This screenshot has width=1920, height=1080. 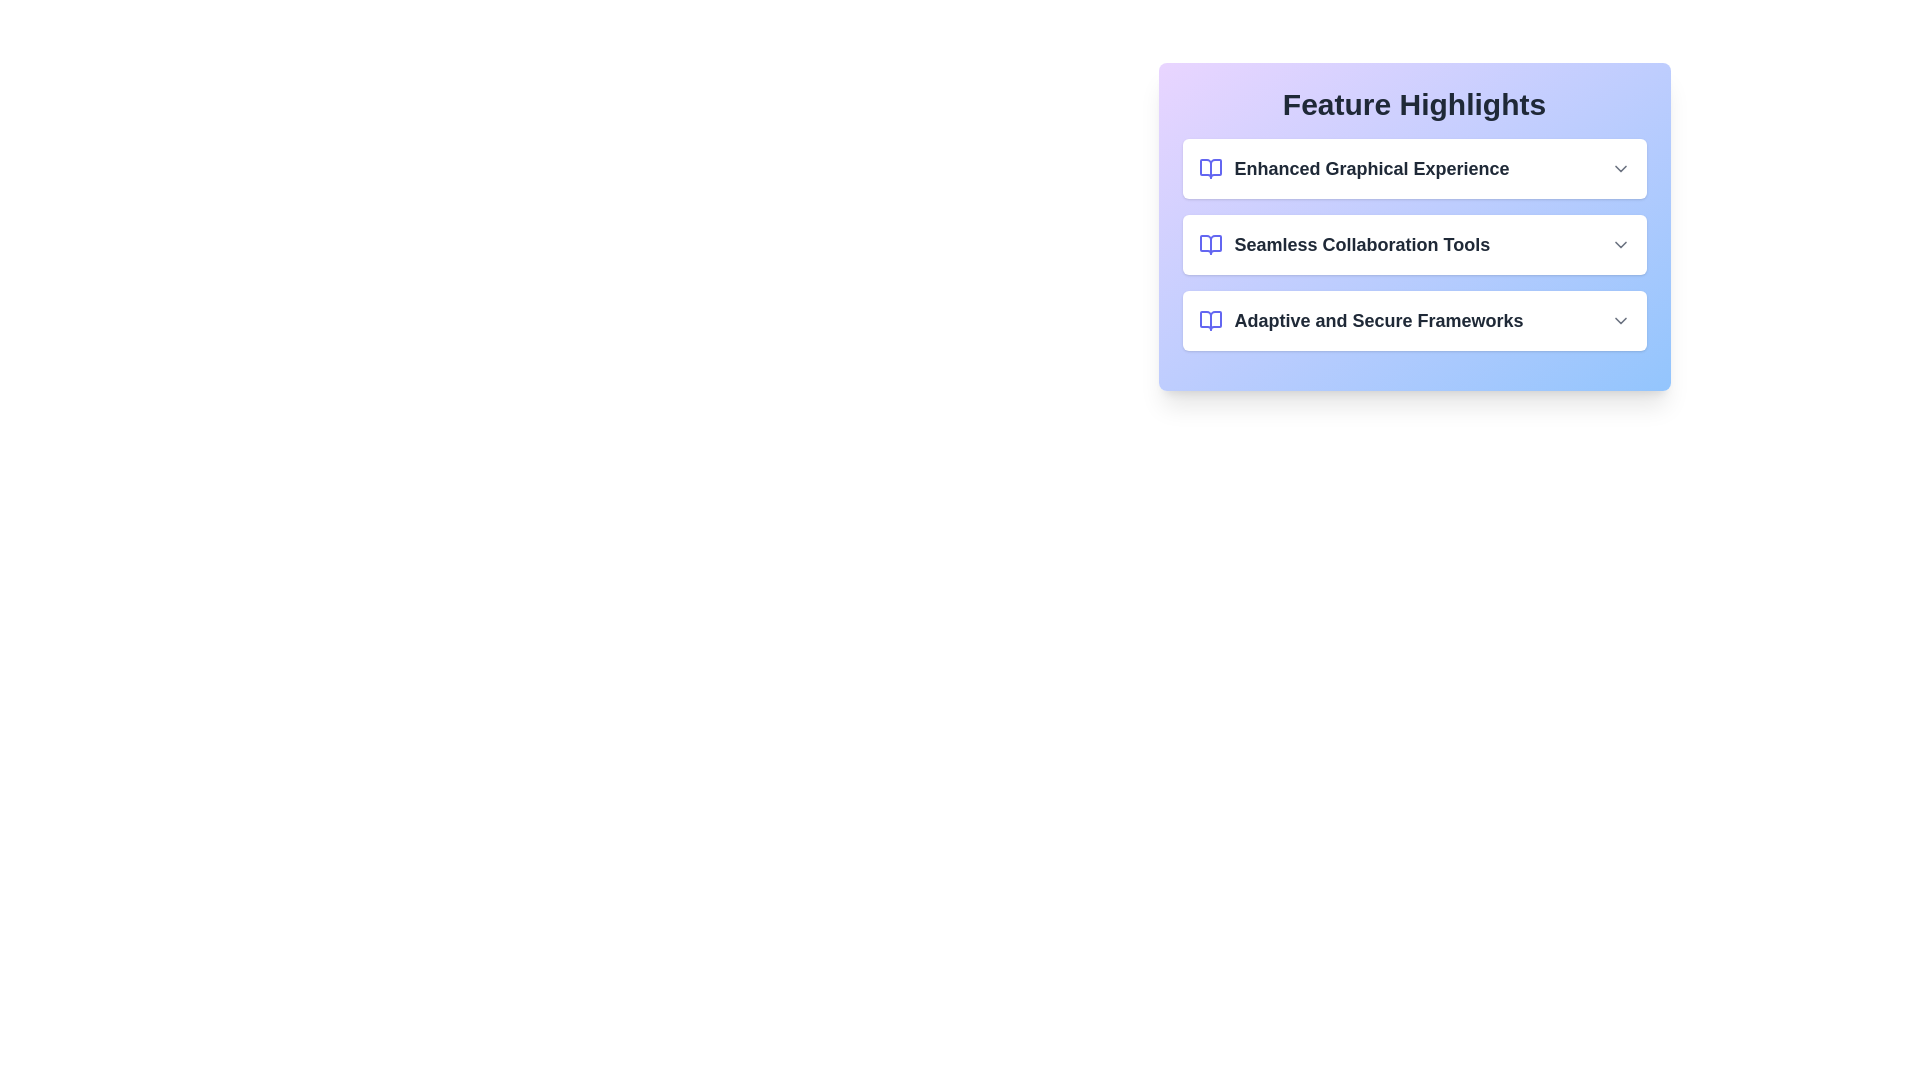 I want to click on the third selectable item in the 'Feature Highlights' list, which expands the 'Adaptive and Secure Frameworks' section, so click(x=1413, y=319).